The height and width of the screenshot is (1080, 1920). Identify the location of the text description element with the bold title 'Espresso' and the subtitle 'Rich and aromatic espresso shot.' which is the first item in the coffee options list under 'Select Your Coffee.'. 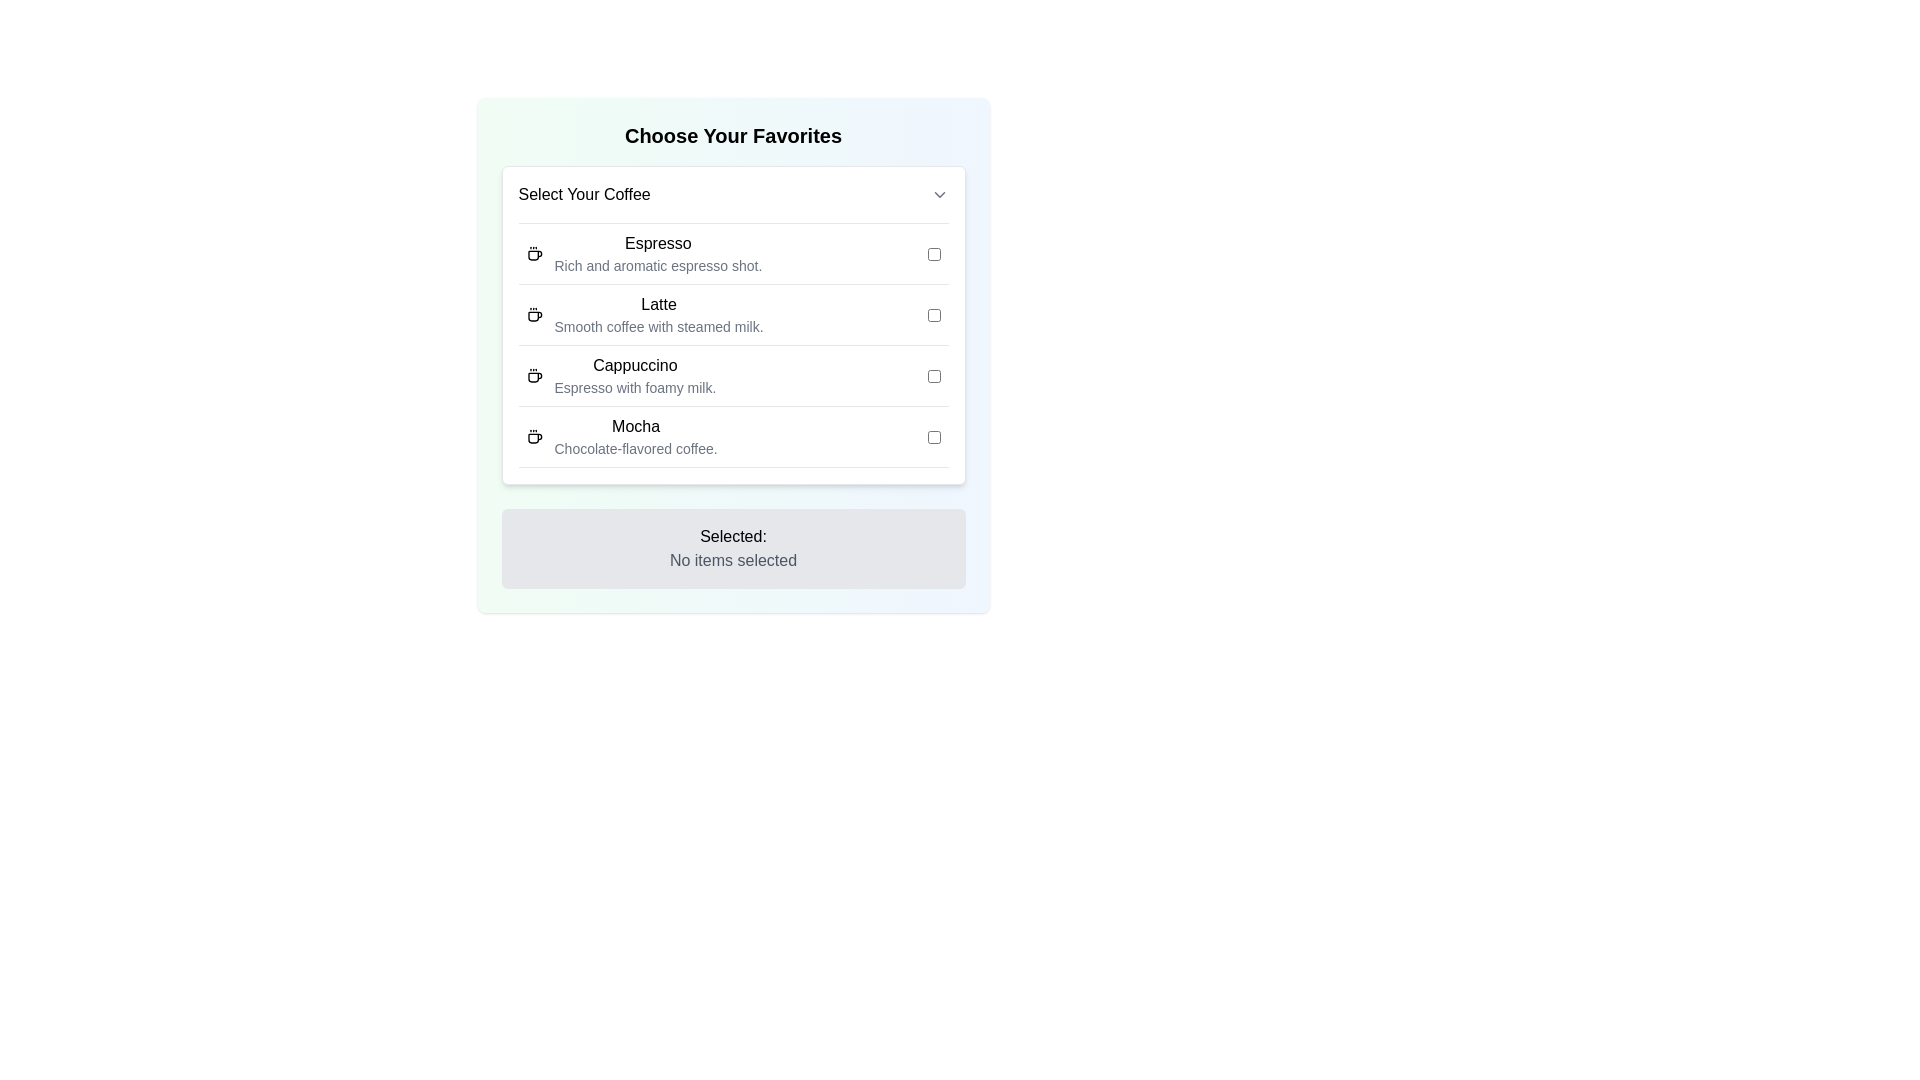
(658, 253).